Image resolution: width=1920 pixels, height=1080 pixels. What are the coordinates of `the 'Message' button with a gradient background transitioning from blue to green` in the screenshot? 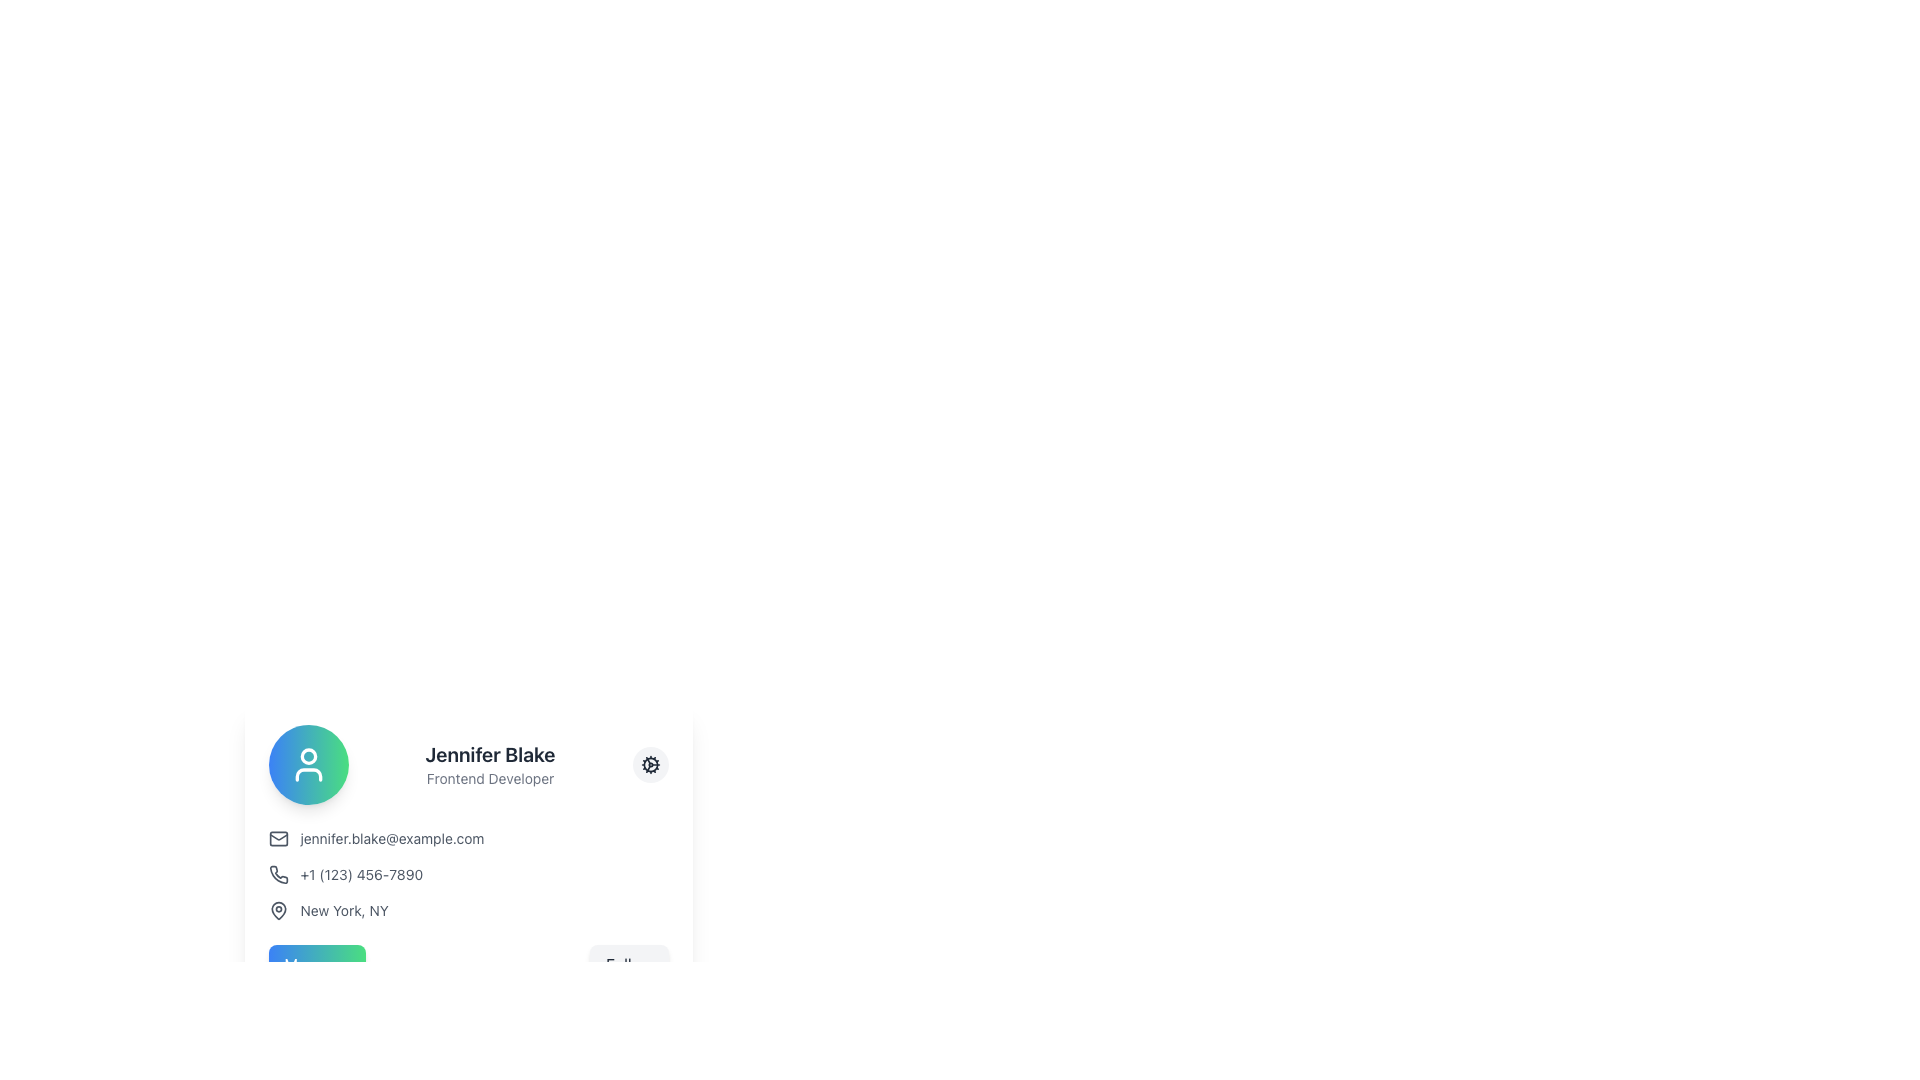 It's located at (316, 963).